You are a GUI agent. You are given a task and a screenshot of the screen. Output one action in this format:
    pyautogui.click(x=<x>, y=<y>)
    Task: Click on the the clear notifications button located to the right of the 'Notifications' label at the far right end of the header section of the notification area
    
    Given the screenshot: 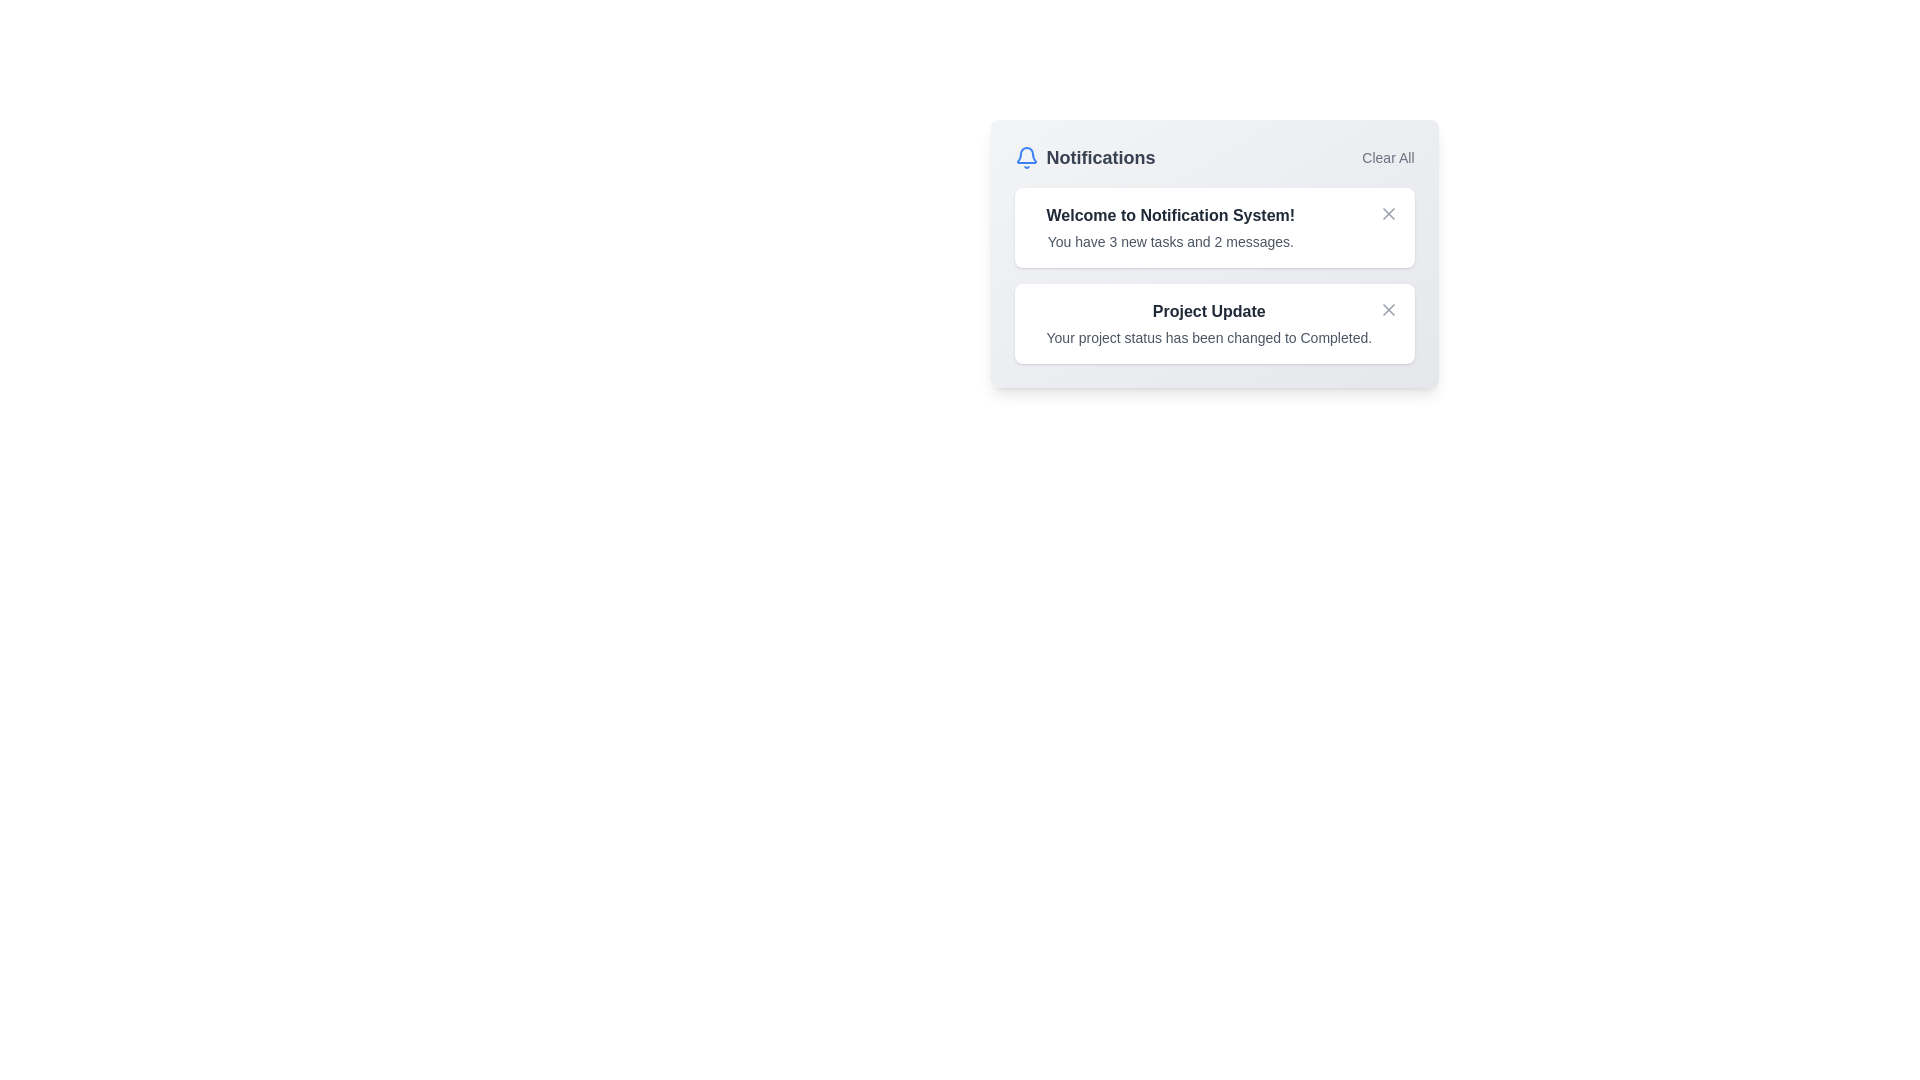 What is the action you would take?
    pyautogui.click(x=1386, y=157)
    